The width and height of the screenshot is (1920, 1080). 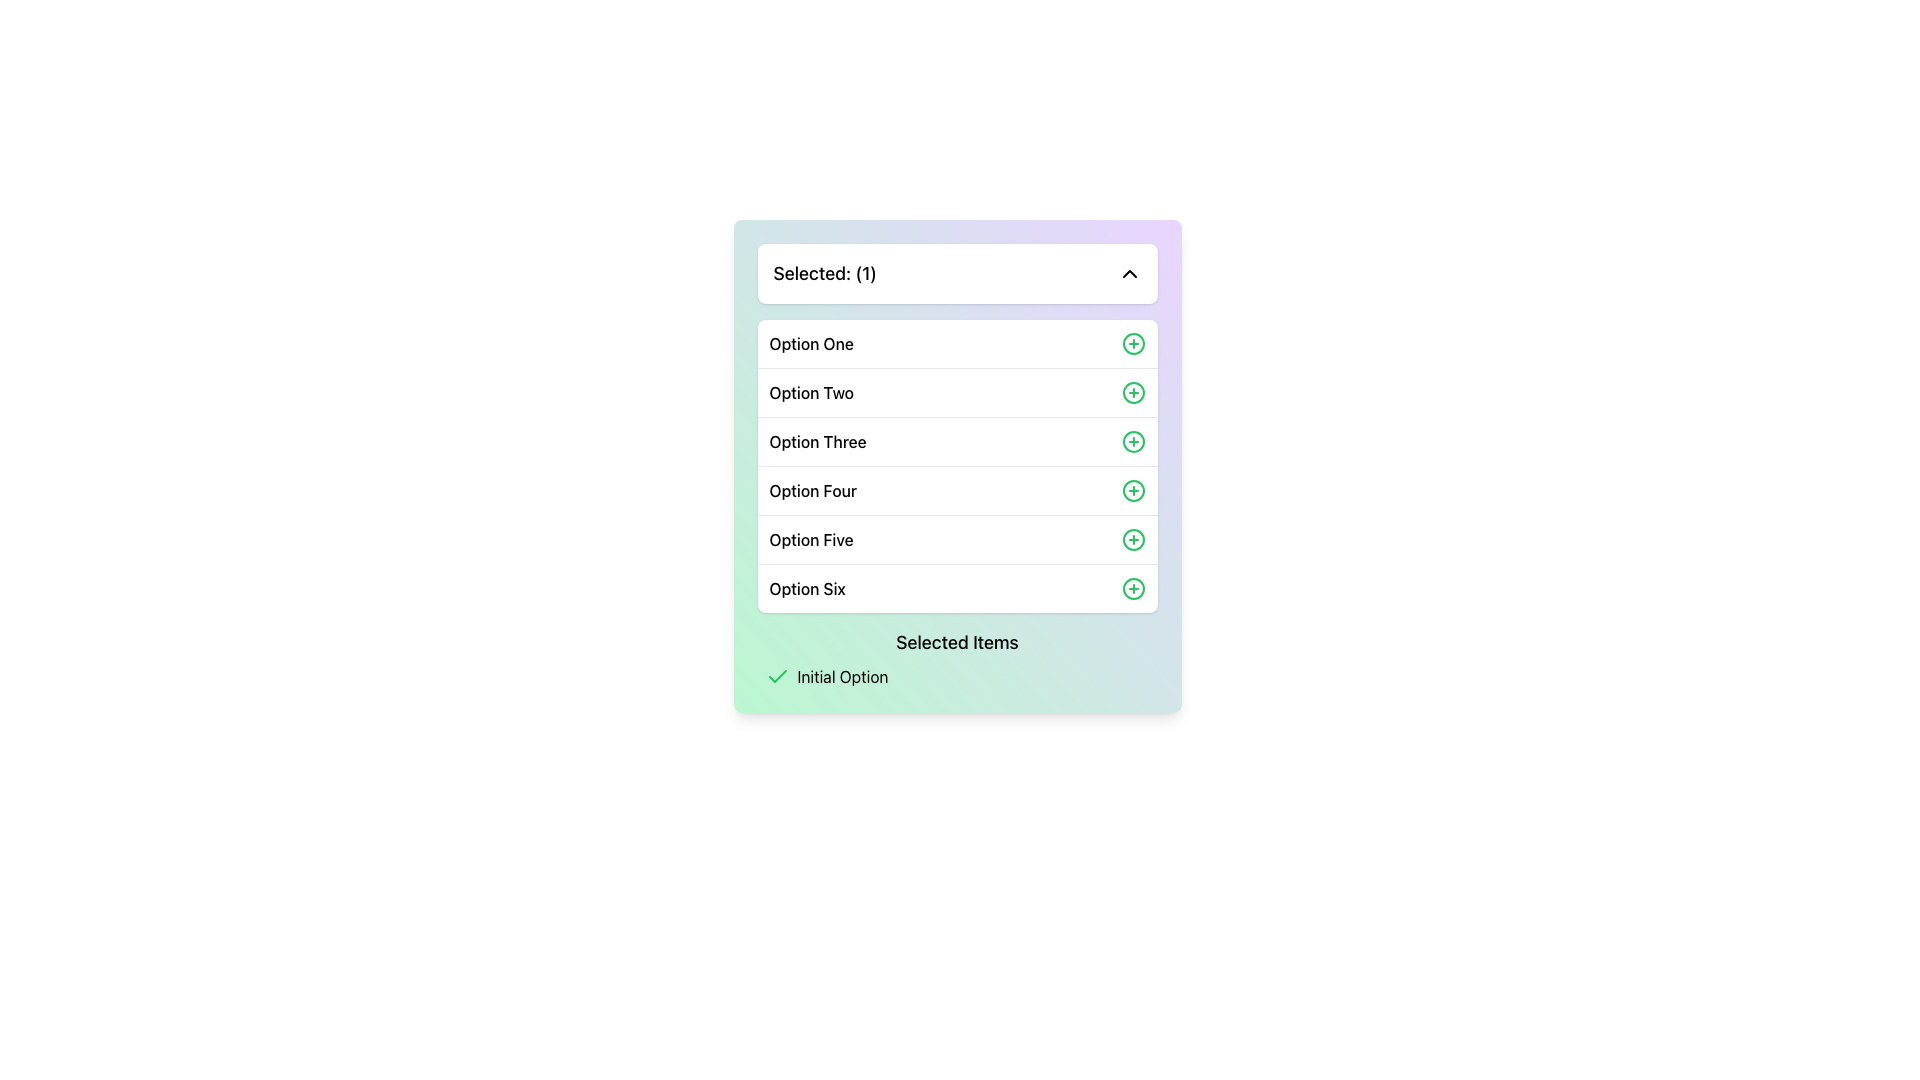 I want to click on the green-bordered circular icon with a plus sign (+) located to the far right of 'Option Three' in the third row of the vertically stacked list, so click(x=1133, y=441).